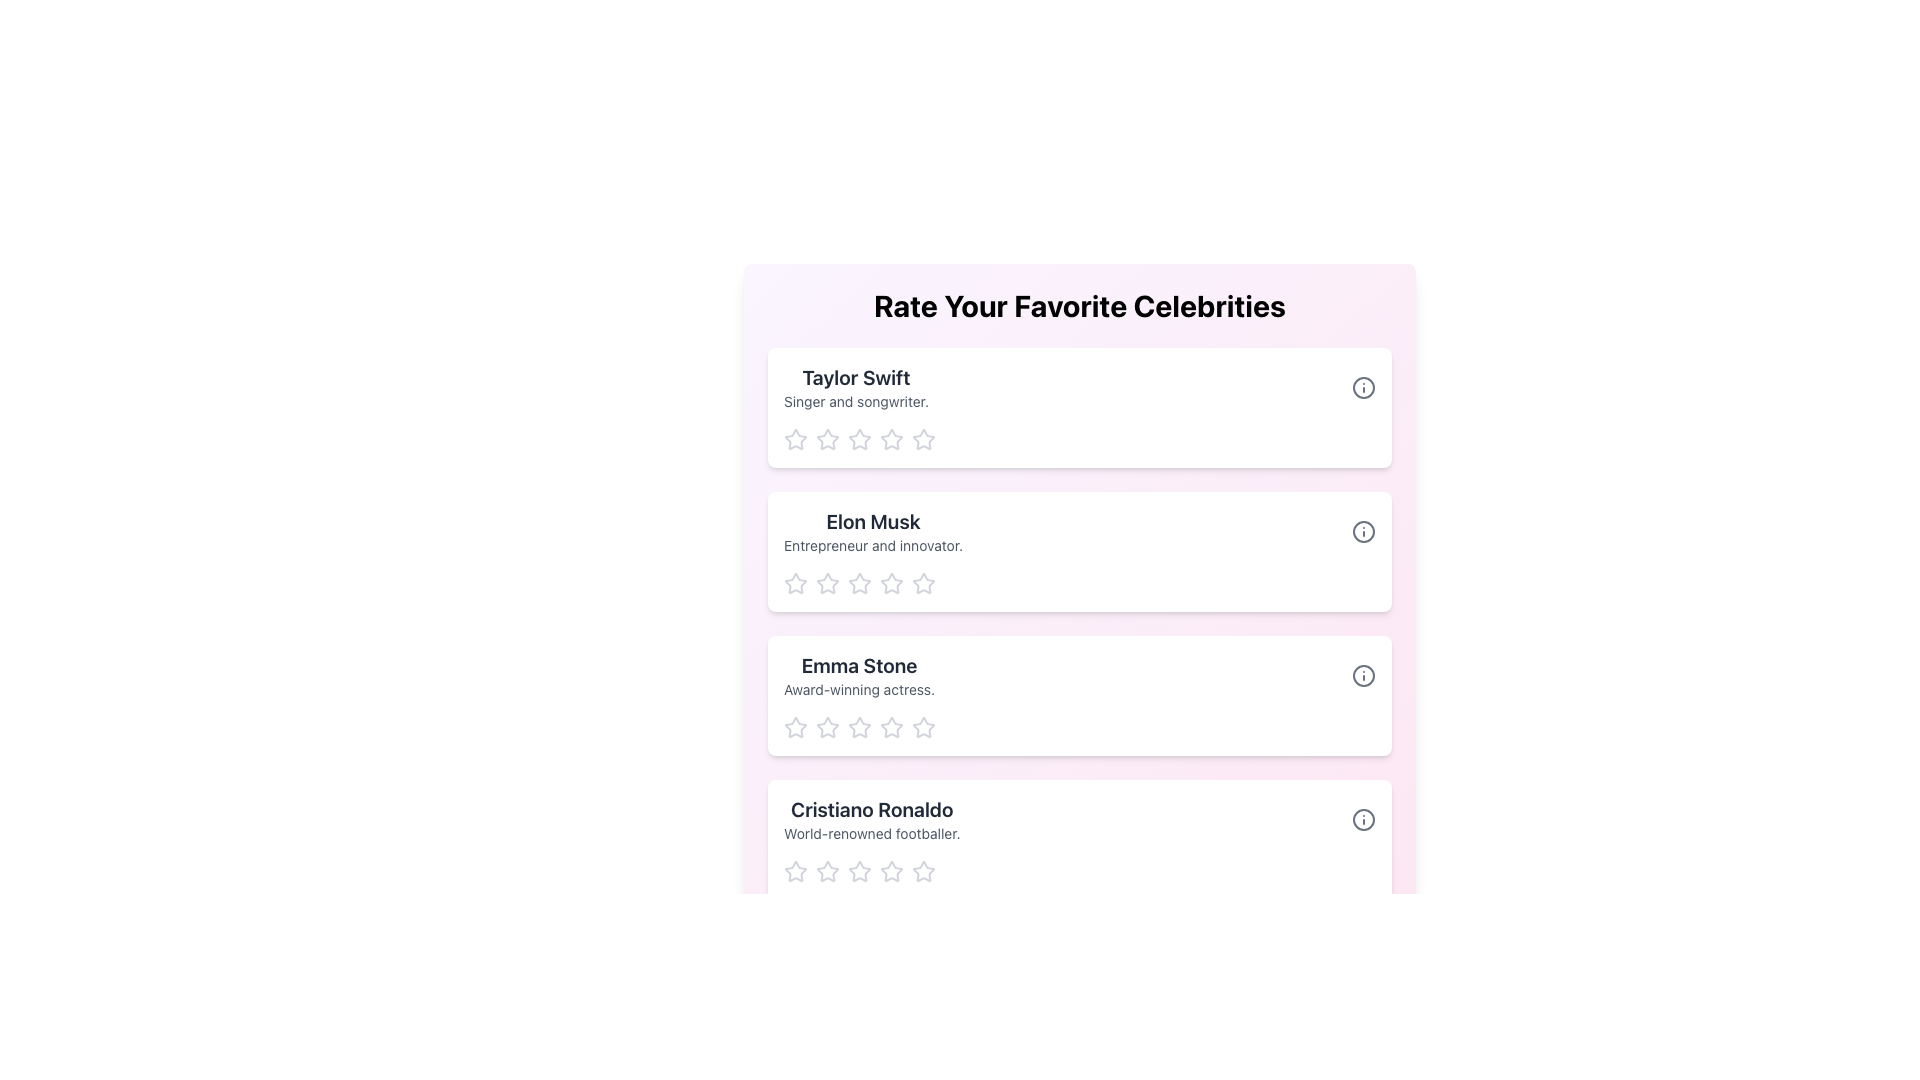 This screenshot has height=1080, width=1920. I want to click on the text display that shows the name of the individual being rated, located just above the descriptive text 'World-renowned footballer' at the bottom of a vertical list, so click(872, 810).